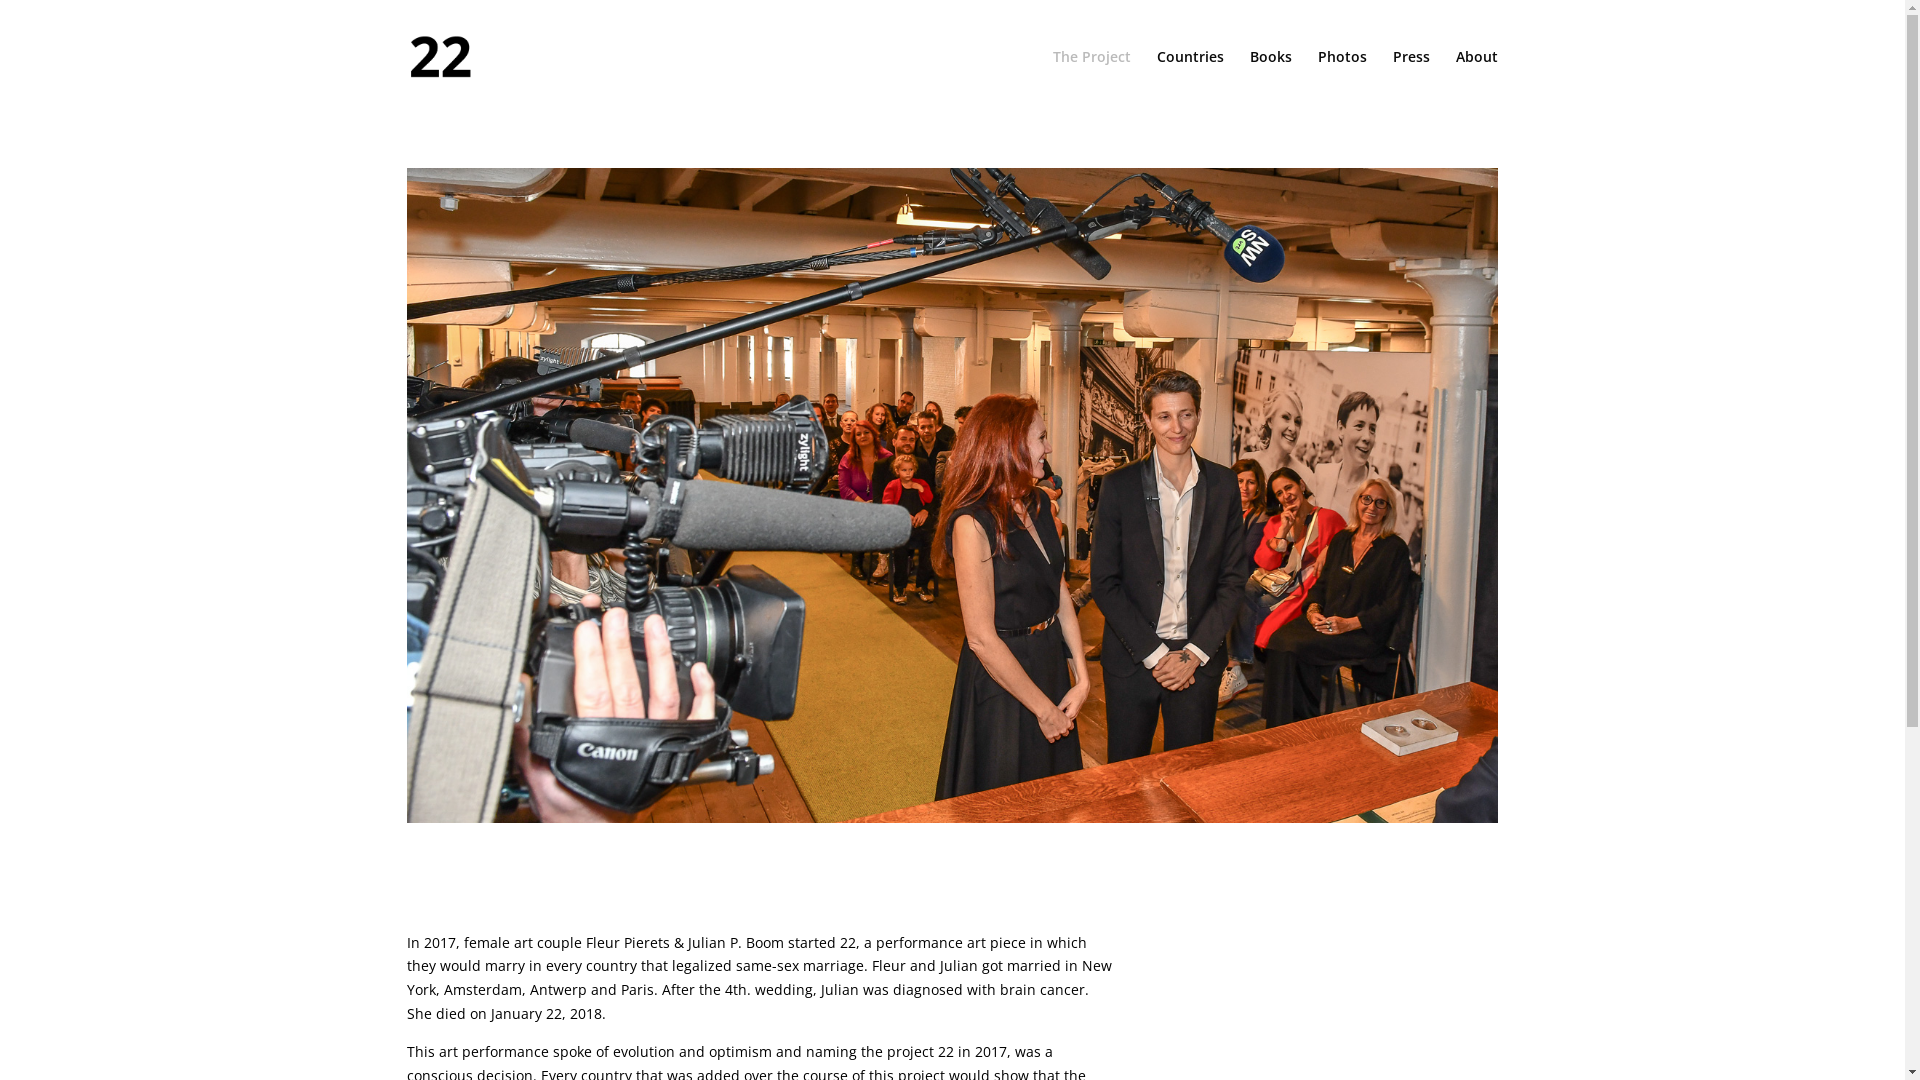  What do you see at coordinates (1410, 80) in the screenshot?
I see `'Press'` at bounding box center [1410, 80].